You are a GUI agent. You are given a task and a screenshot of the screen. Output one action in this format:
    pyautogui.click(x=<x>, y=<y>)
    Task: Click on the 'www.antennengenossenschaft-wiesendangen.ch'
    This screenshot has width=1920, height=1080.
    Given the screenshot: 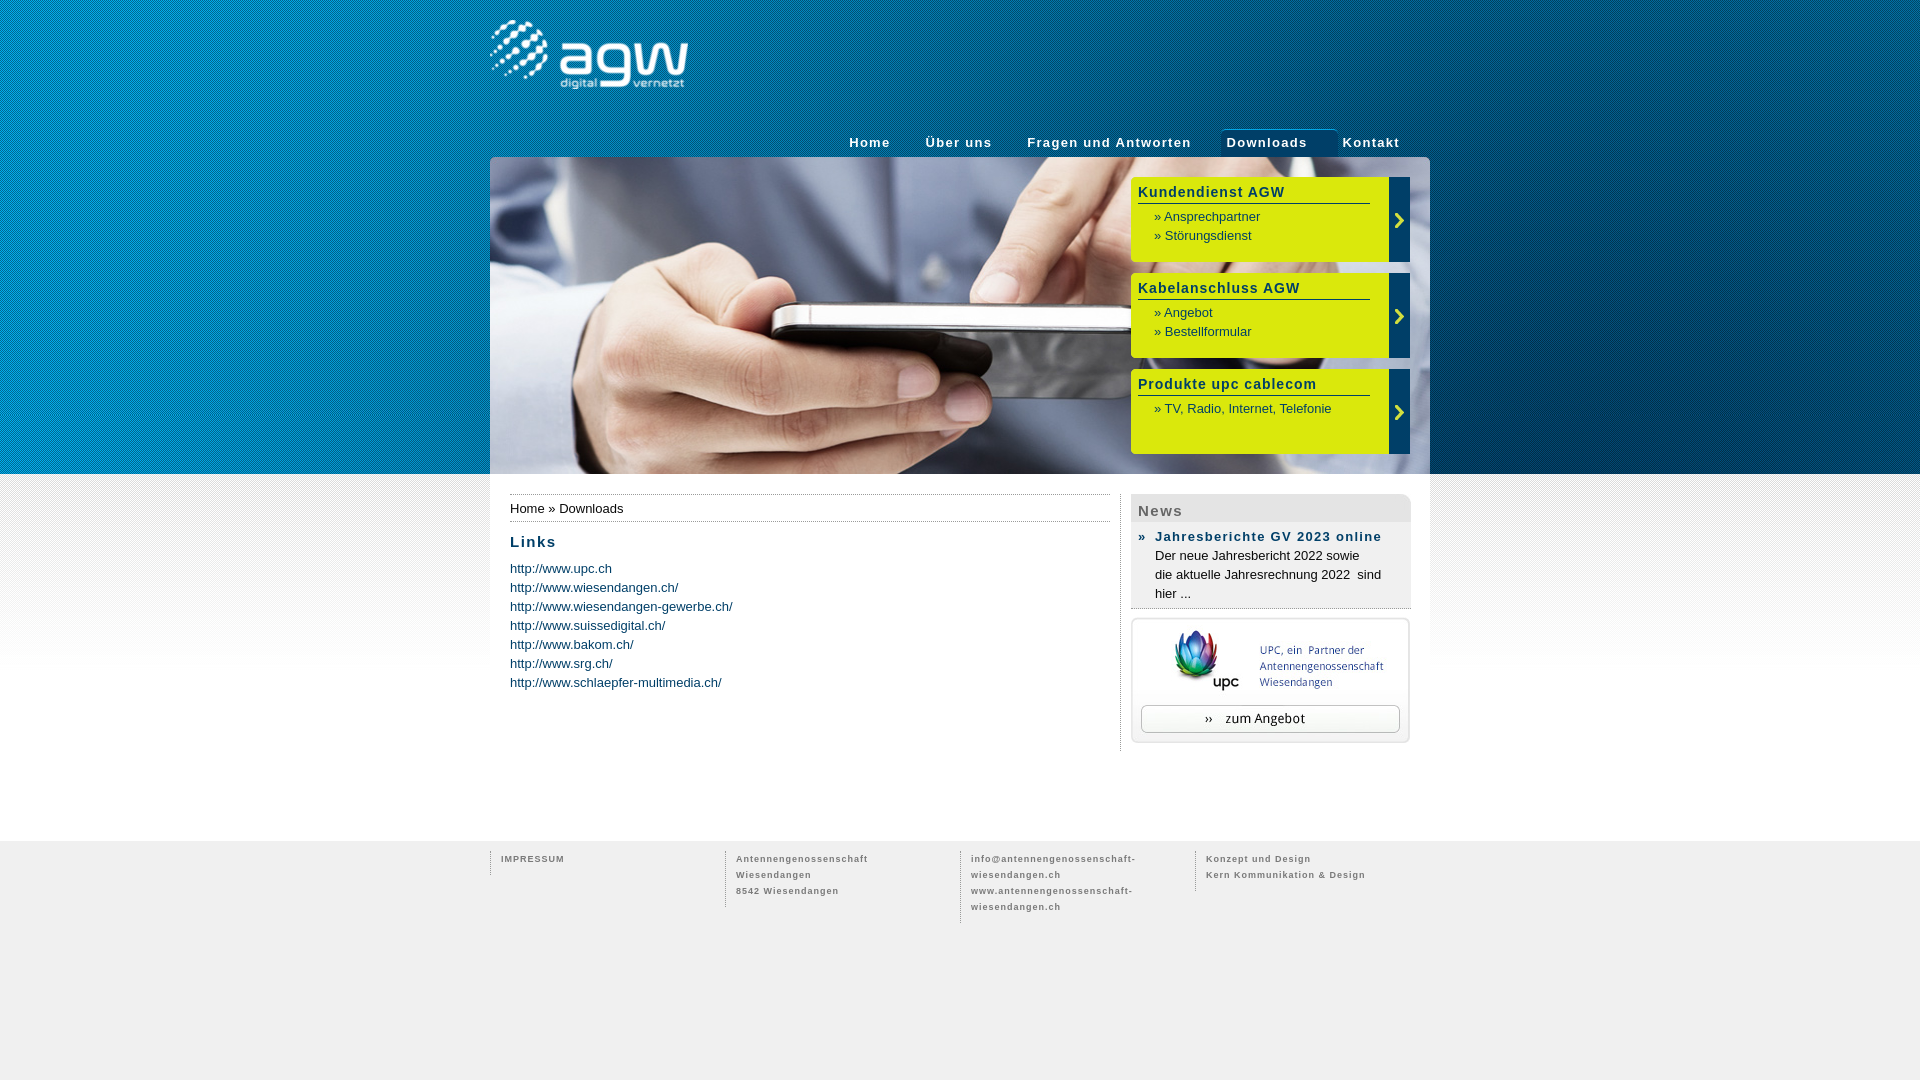 What is the action you would take?
    pyautogui.click(x=1050, y=897)
    